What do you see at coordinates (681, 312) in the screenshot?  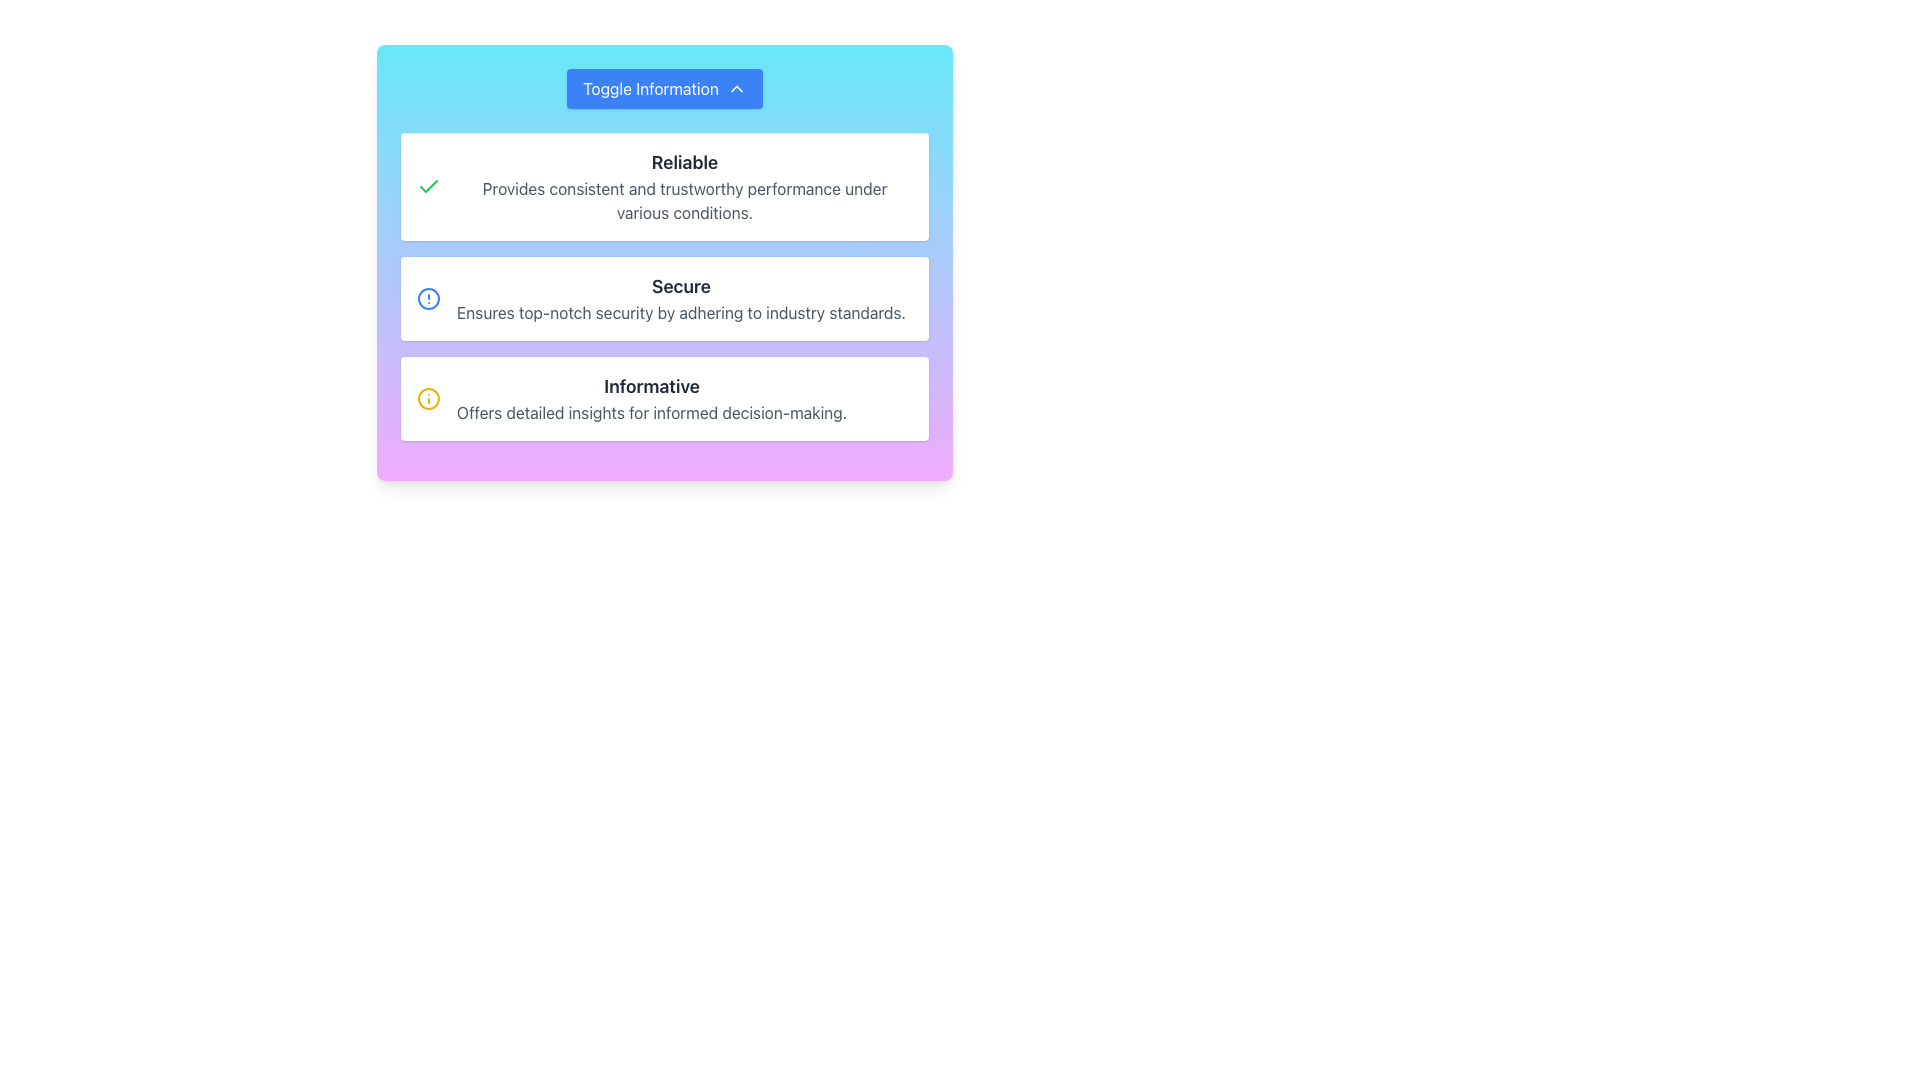 I see `text block containing the phrase 'Ensures top-notch security by adhering to industry standards.' which is styled in gray font and located below the heading 'Secure.'` at bounding box center [681, 312].